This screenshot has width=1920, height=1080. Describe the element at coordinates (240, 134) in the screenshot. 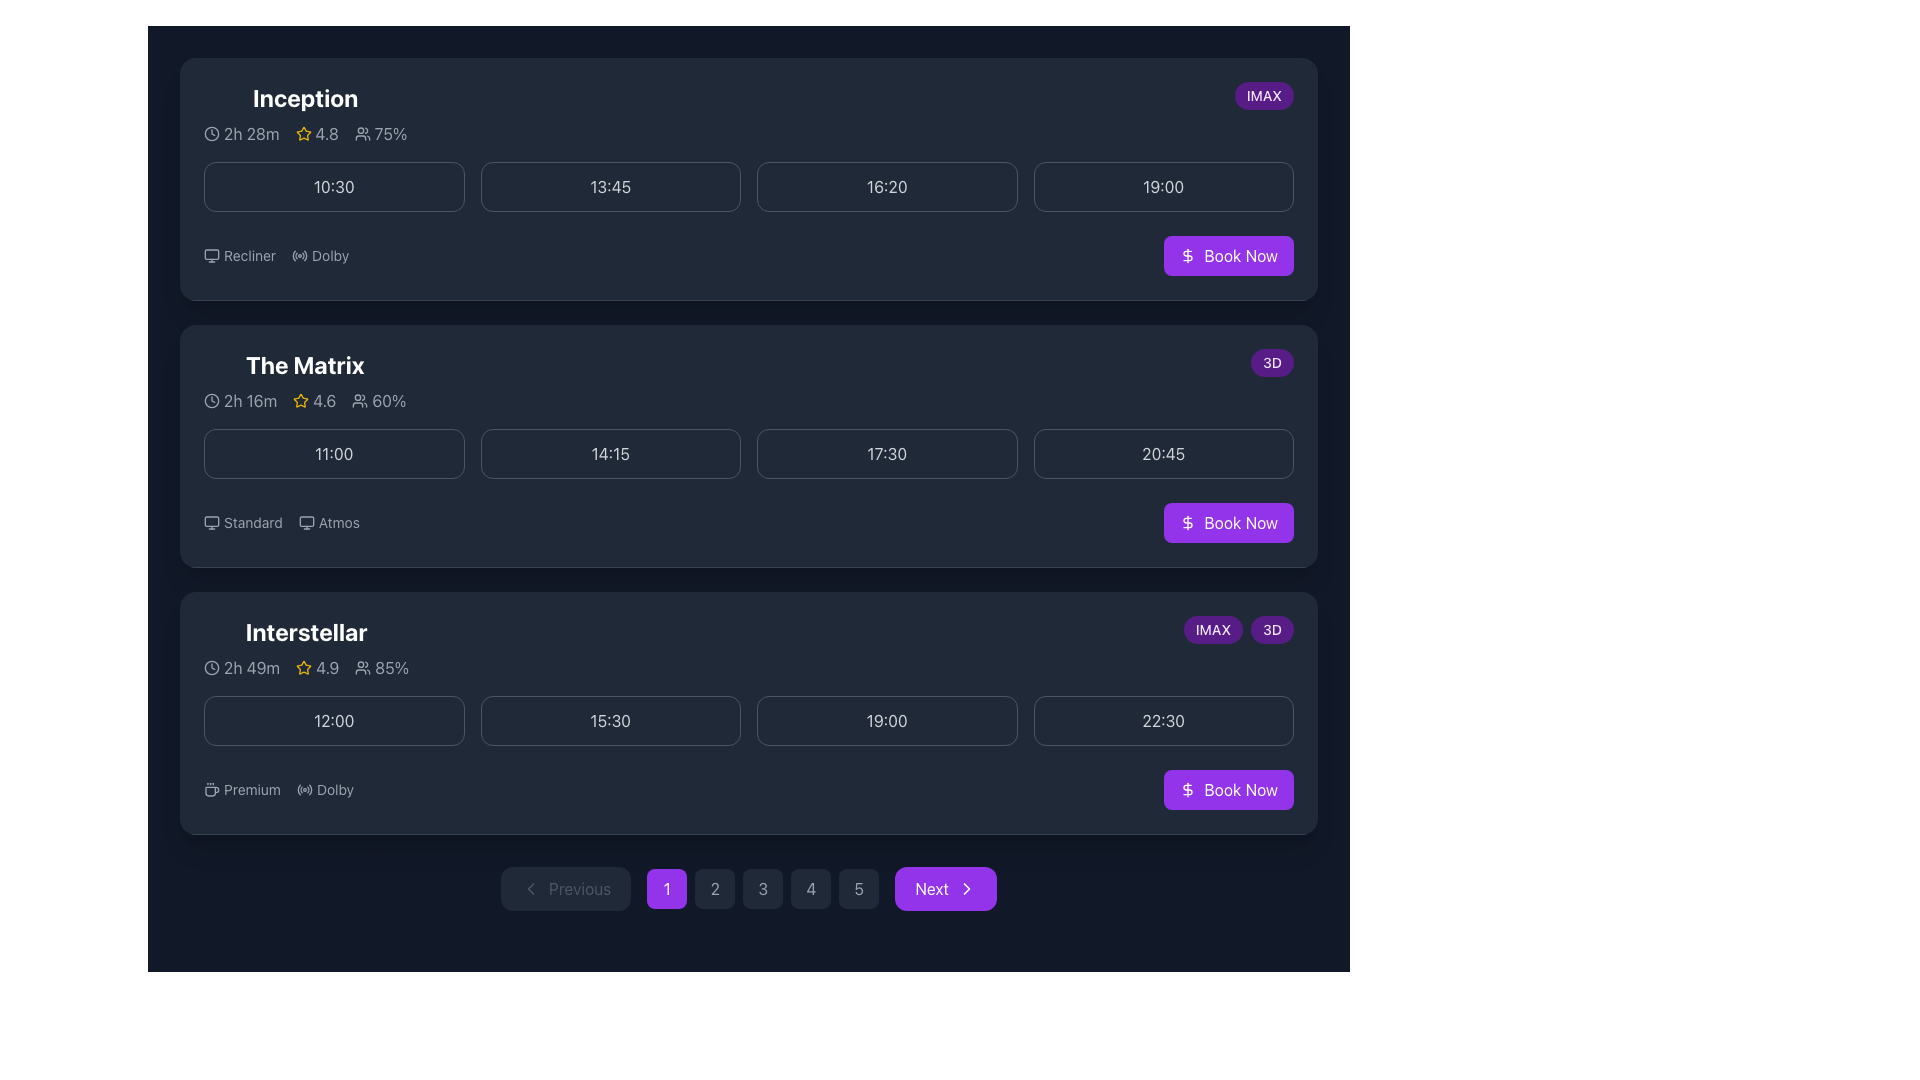

I see `the static text displaying the duration '2h 28m' with a clock icon to its left, located in the 'Inception' section` at that location.